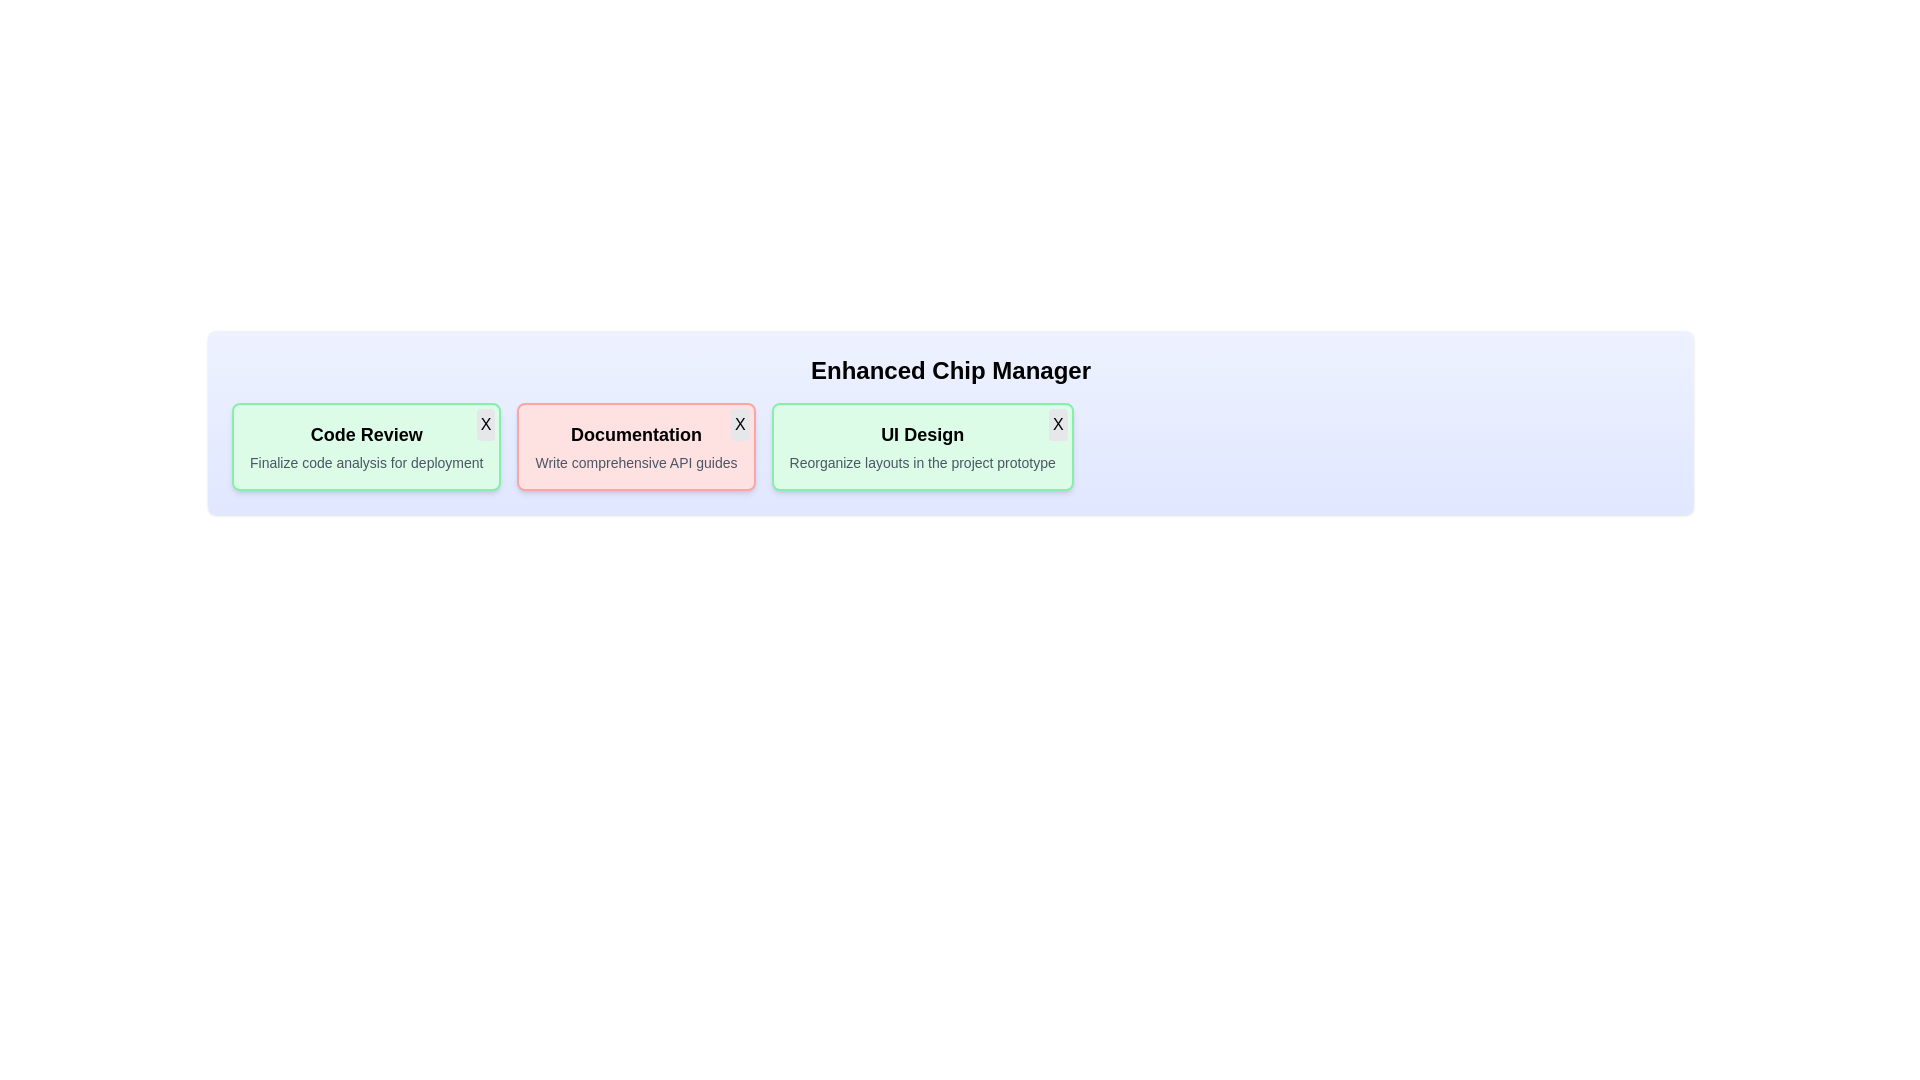 The image size is (1920, 1080). I want to click on the chip labeled UI Design, so click(921, 446).